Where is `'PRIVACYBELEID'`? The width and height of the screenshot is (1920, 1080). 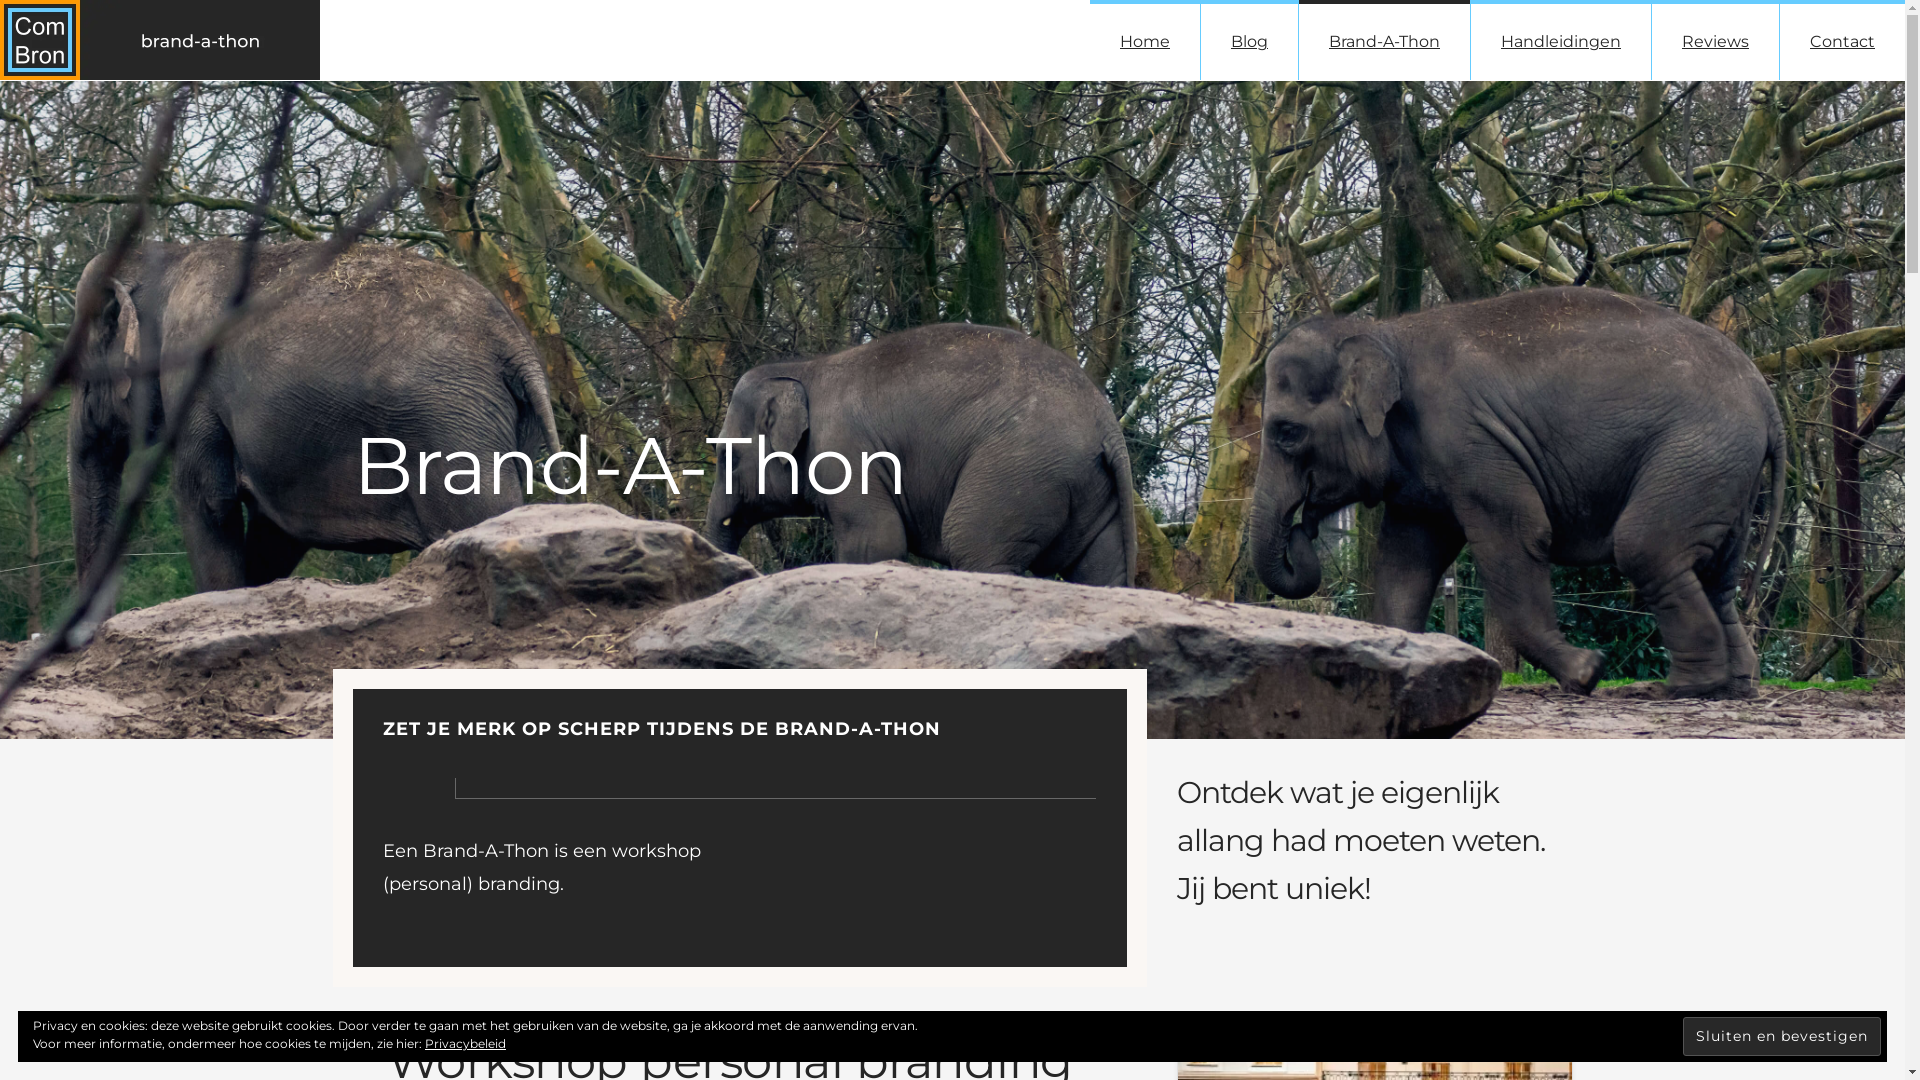
'PRIVACYBELEID' is located at coordinates (647, 1022).